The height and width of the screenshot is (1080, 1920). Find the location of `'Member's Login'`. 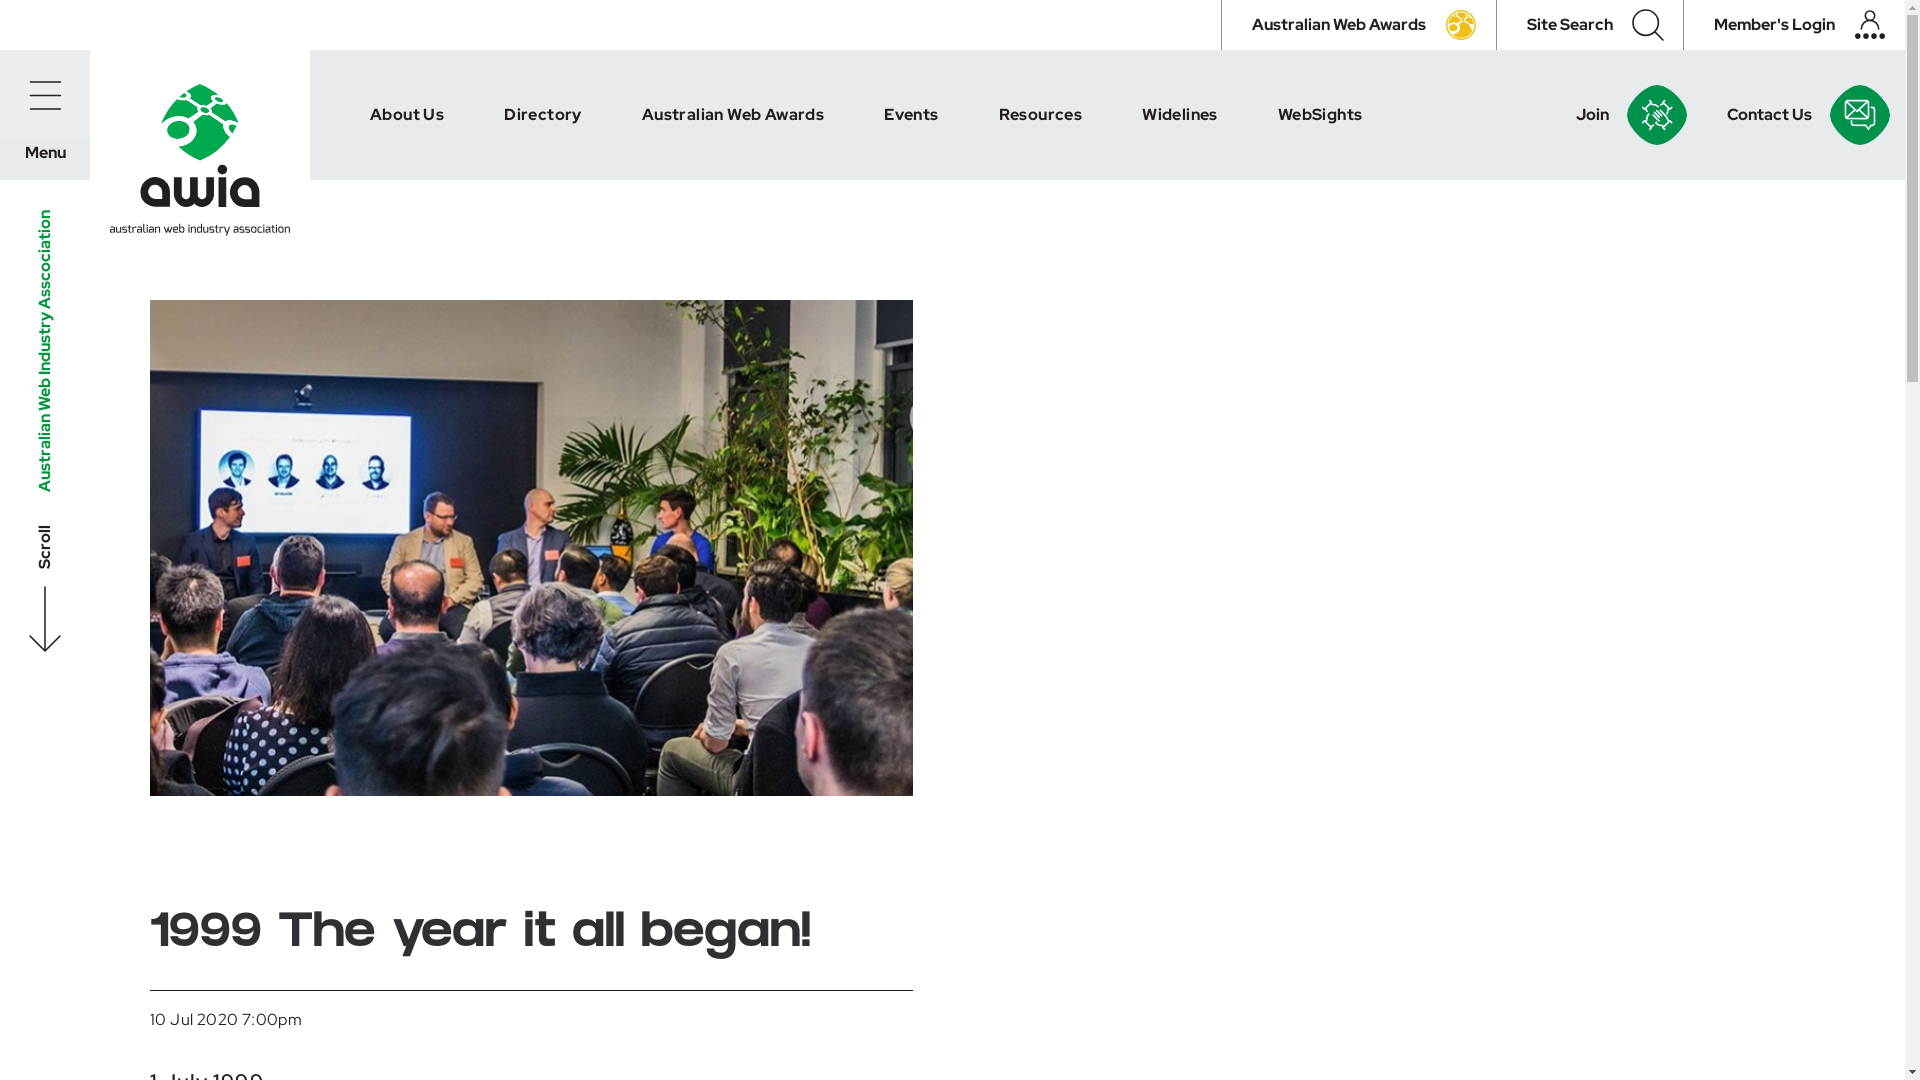

'Member's Login' is located at coordinates (1794, 24).